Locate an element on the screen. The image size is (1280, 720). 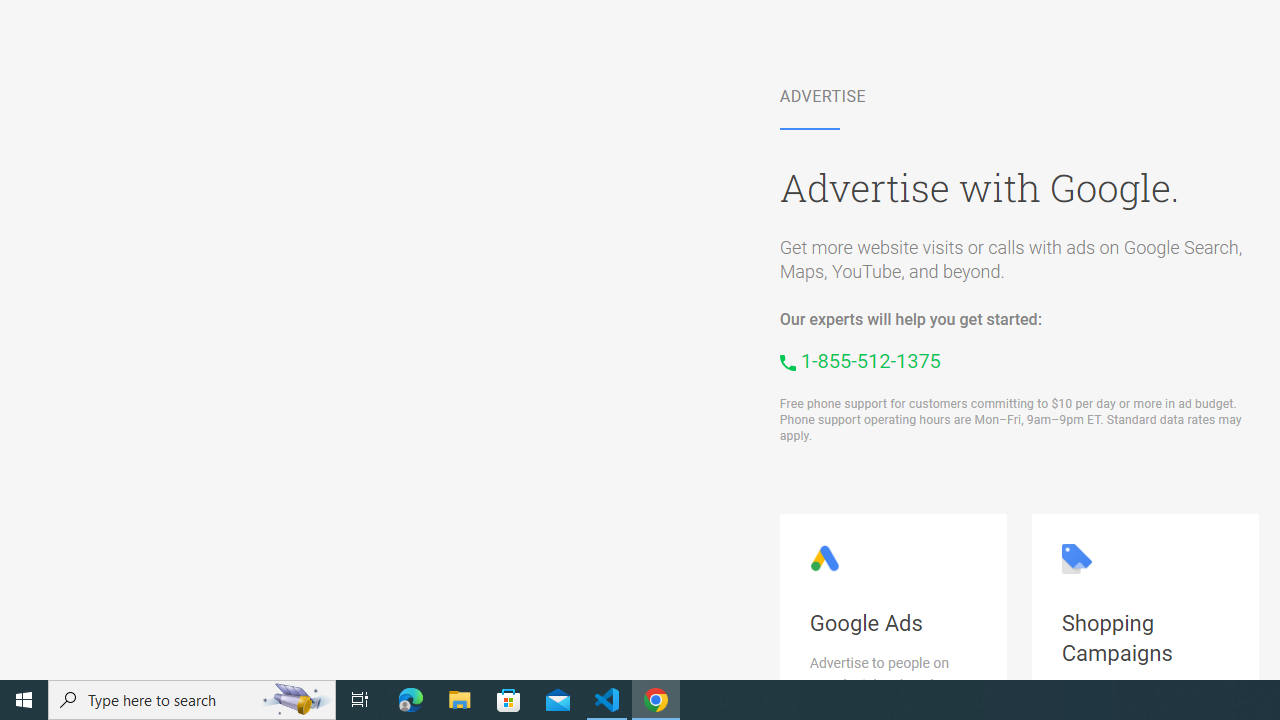
'Google Shopping logo' is located at coordinates (1075, 559).